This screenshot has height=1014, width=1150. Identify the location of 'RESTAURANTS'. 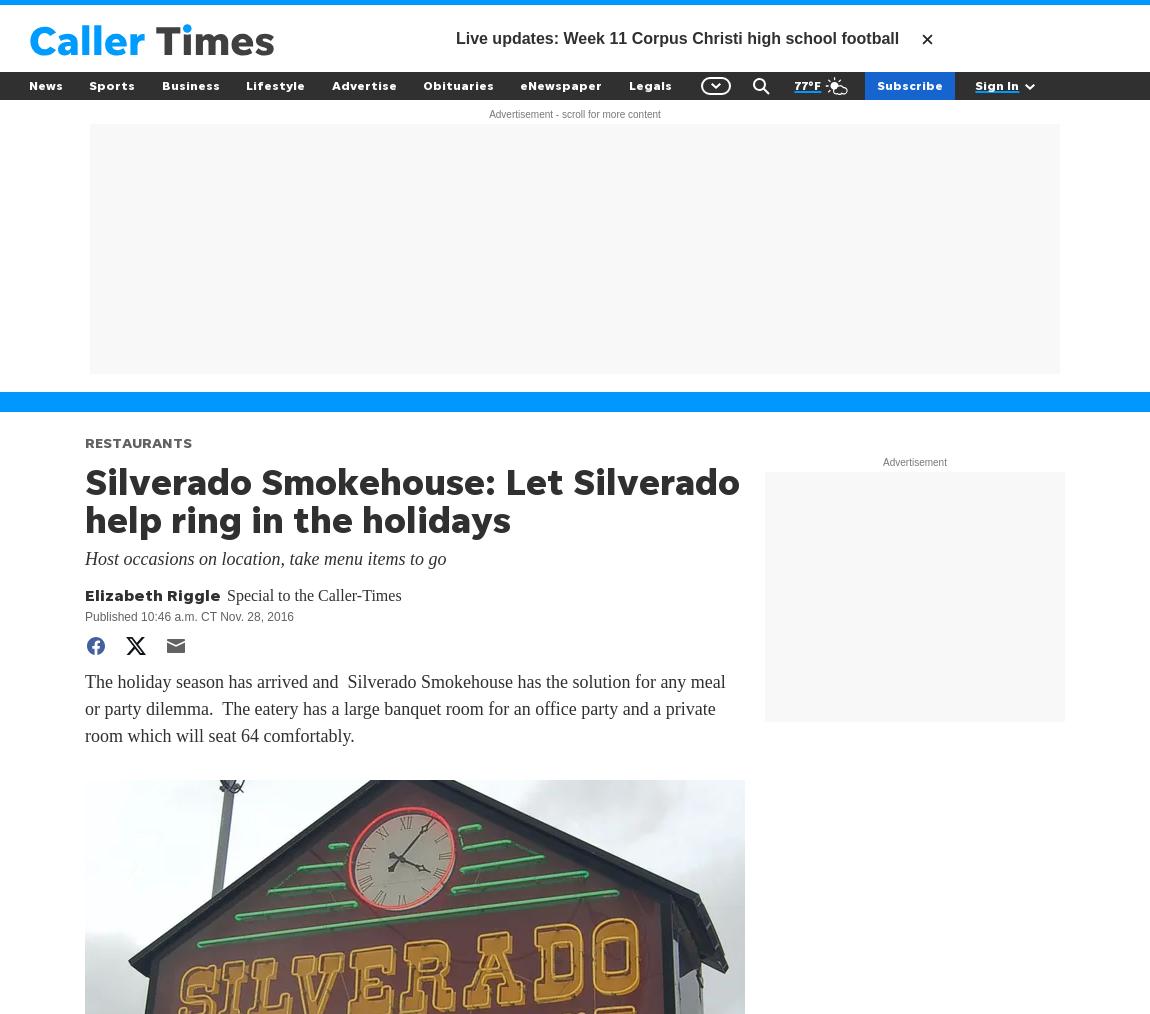
(83, 442).